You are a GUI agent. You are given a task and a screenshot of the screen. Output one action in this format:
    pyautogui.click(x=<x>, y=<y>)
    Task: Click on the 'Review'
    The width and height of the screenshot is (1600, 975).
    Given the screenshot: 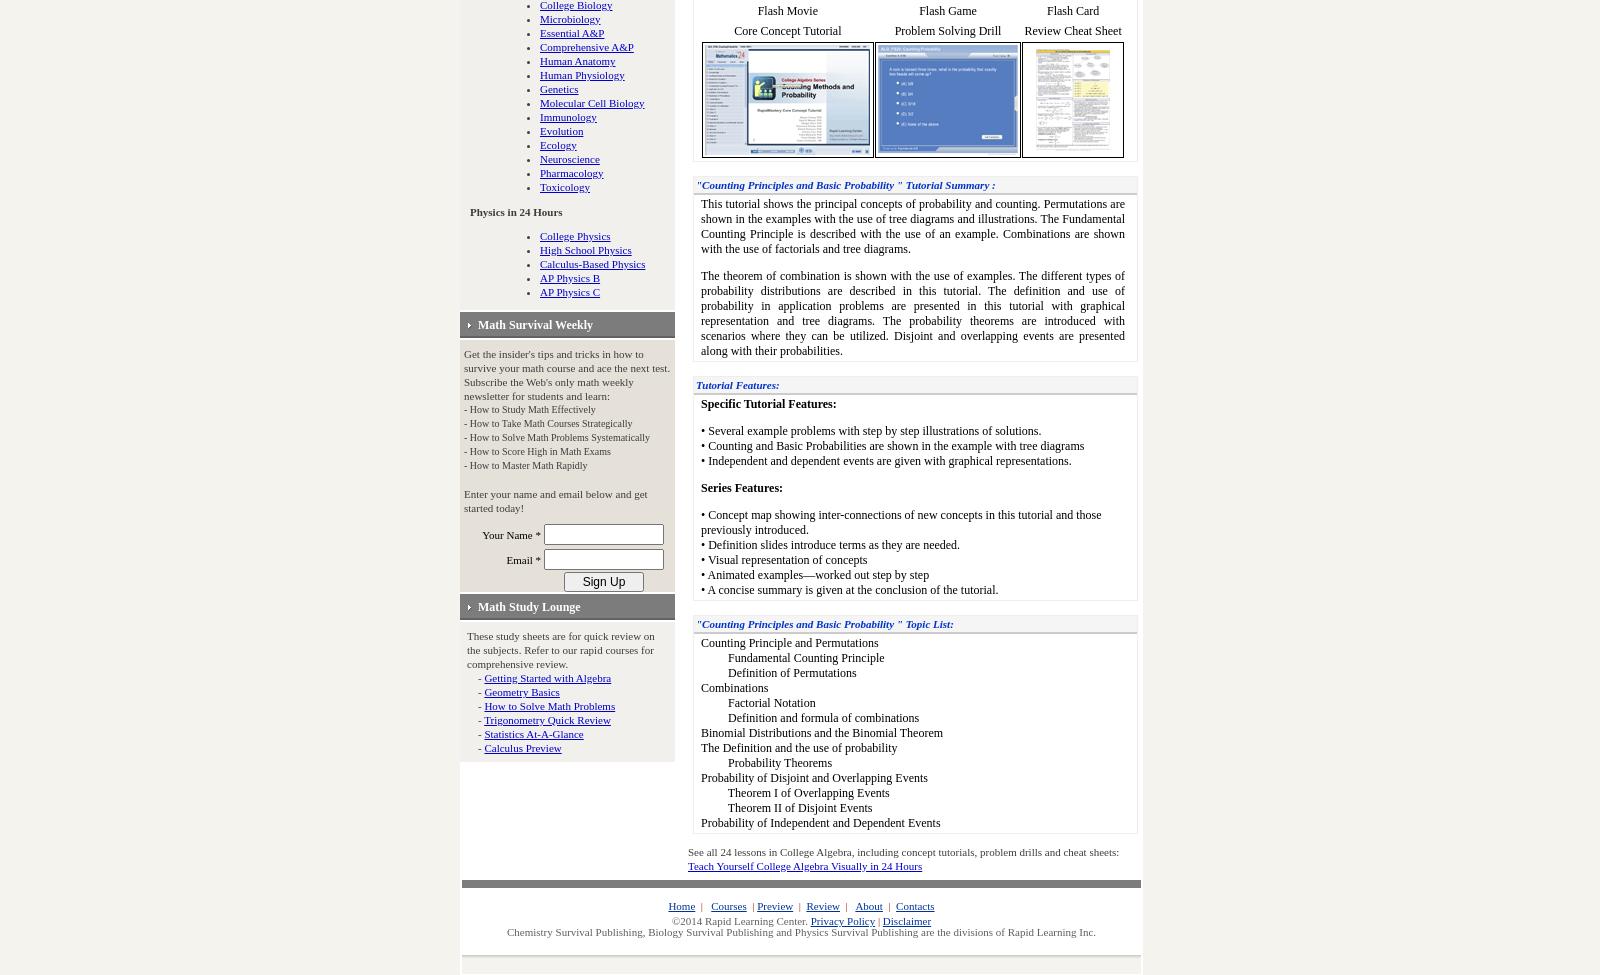 What is the action you would take?
    pyautogui.click(x=822, y=904)
    